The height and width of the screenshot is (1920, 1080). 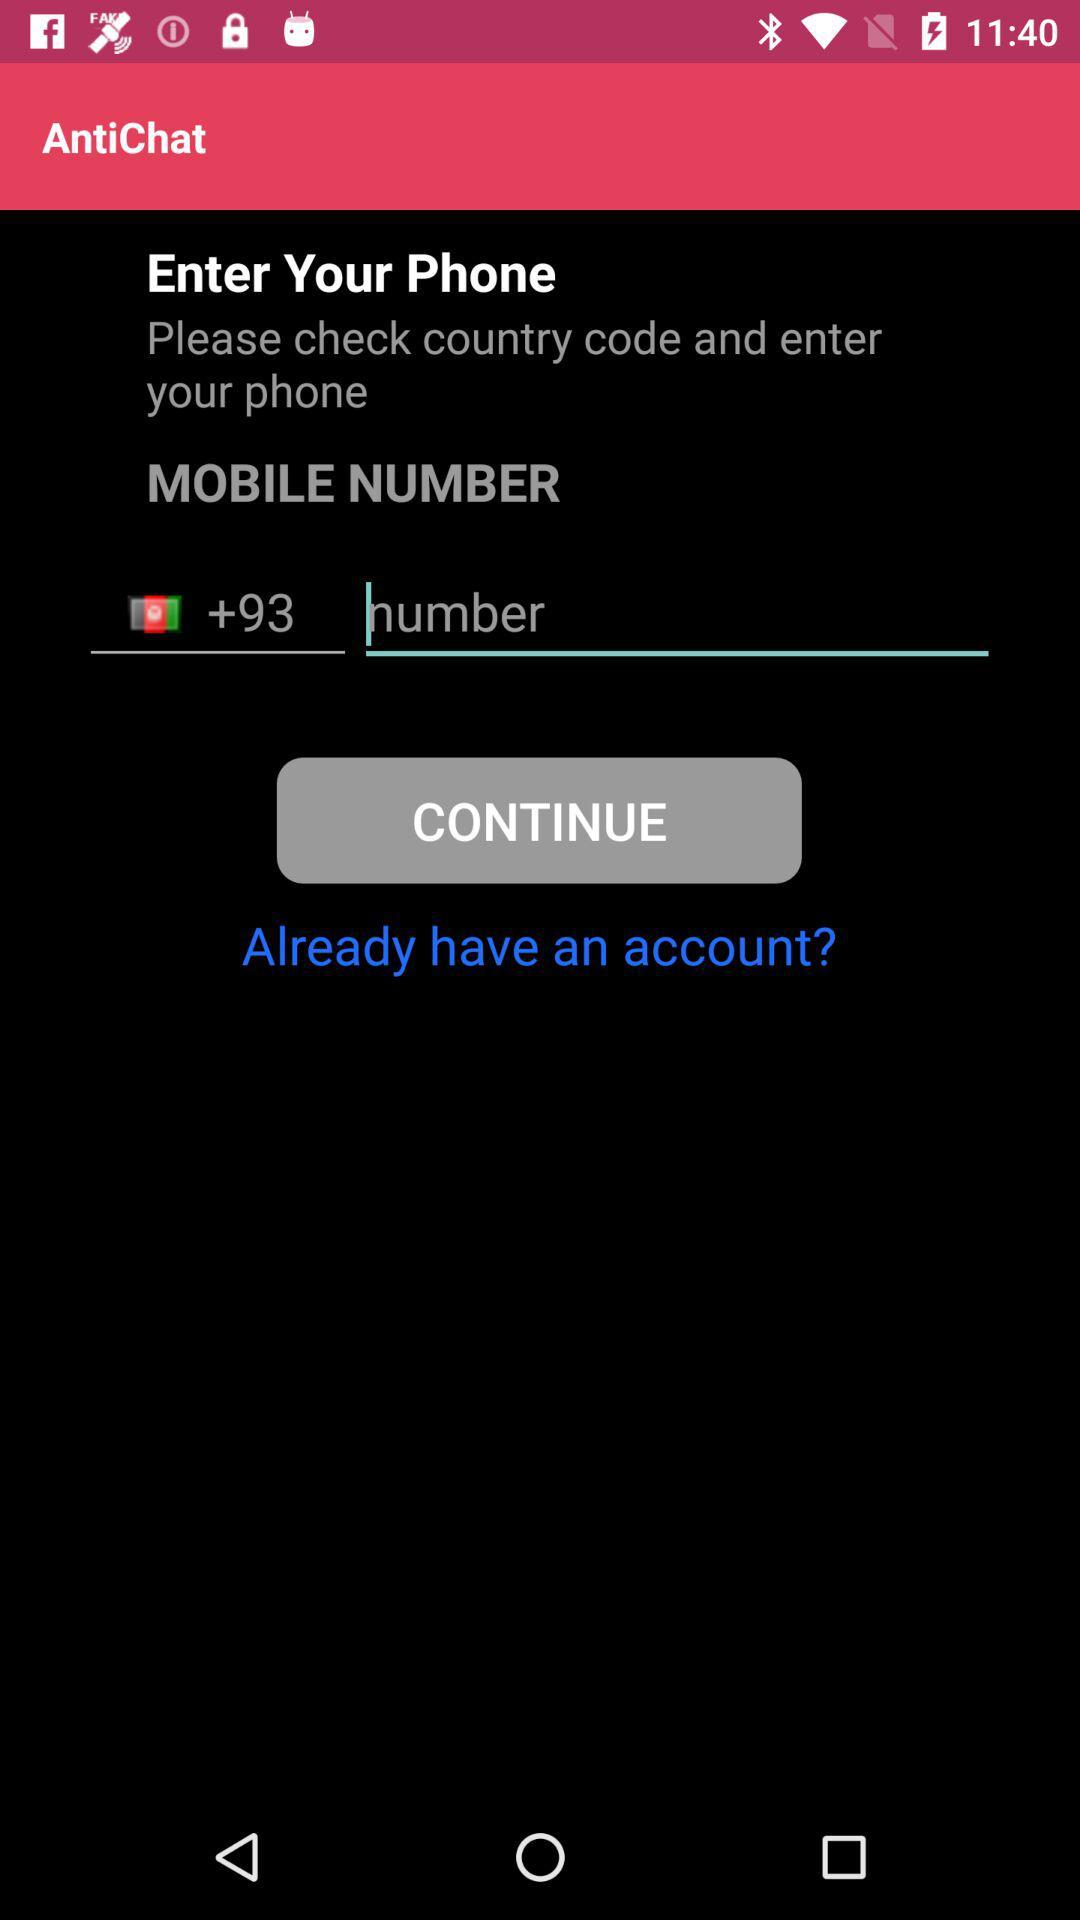 What do you see at coordinates (676, 613) in the screenshot?
I see `item above the continue` at bounding box center [676, 613].